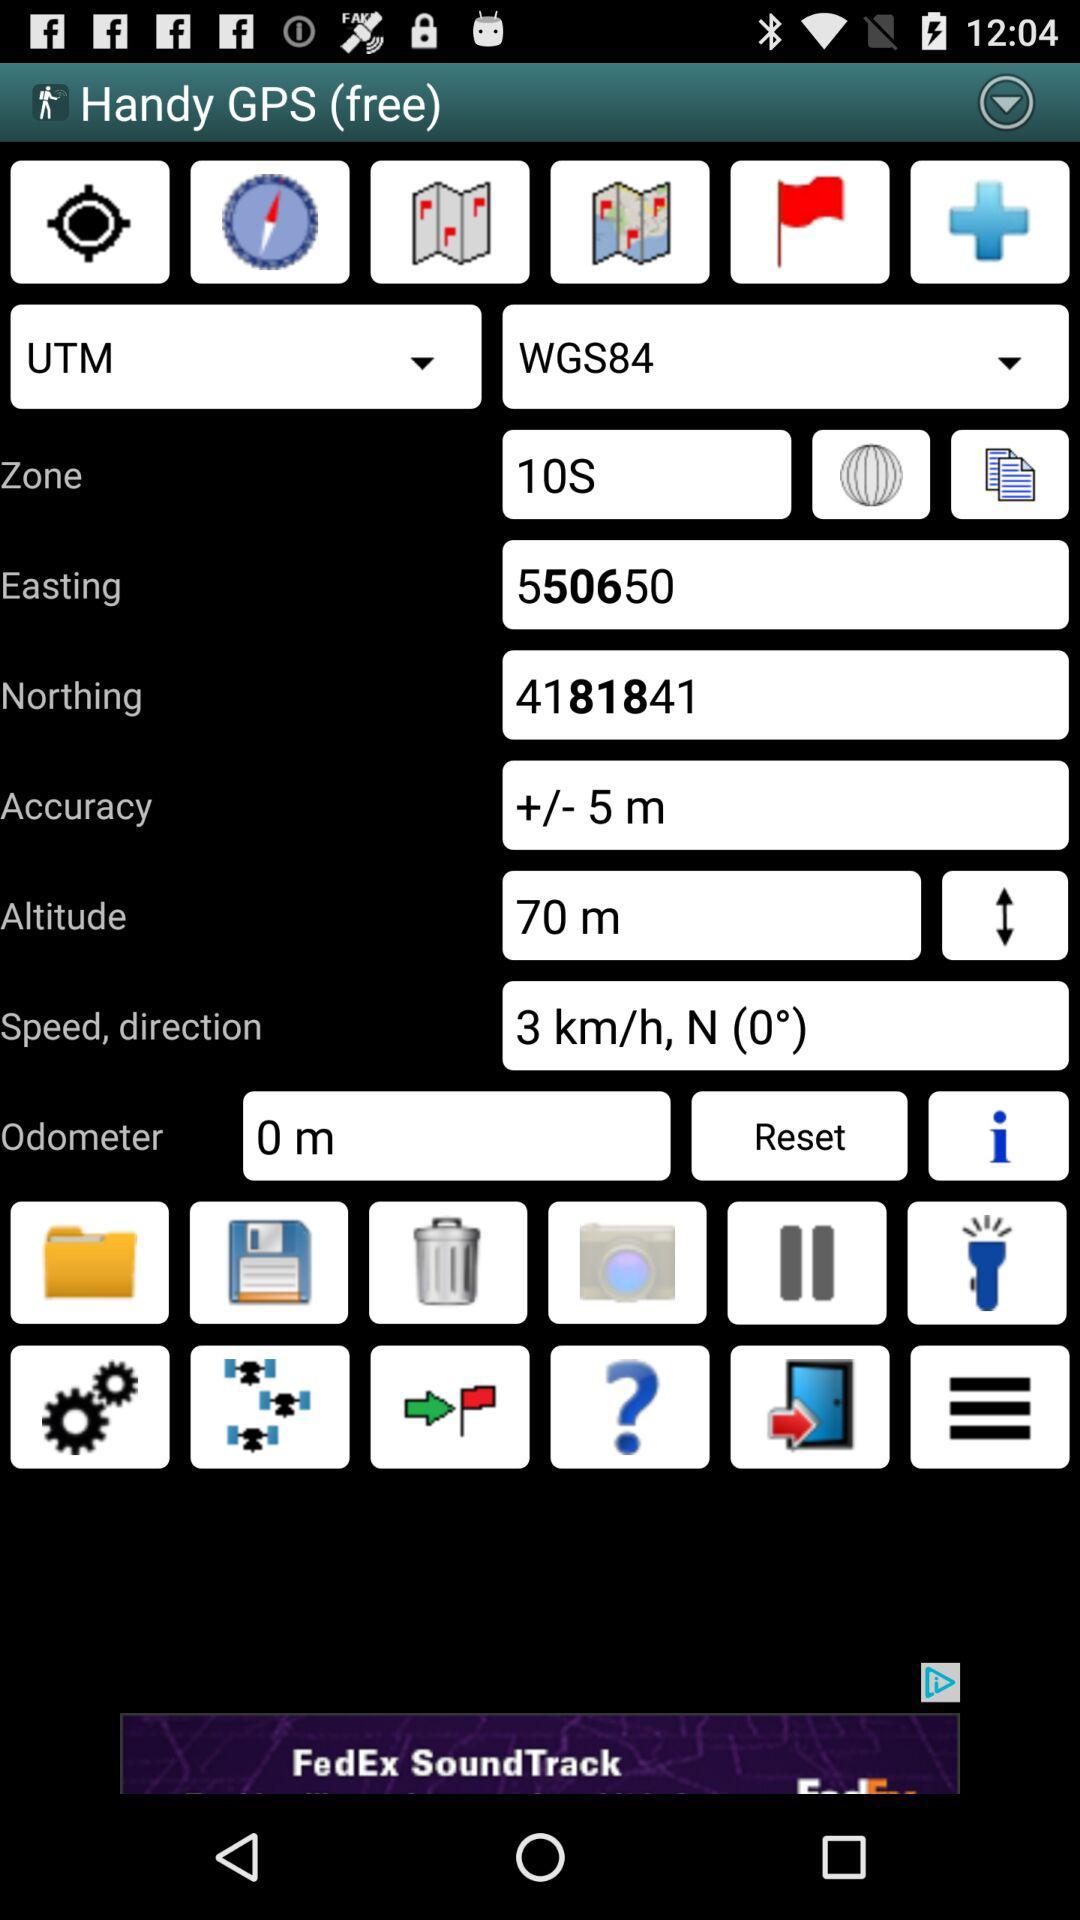  I want to click on handy gps free, so click(270, 221).